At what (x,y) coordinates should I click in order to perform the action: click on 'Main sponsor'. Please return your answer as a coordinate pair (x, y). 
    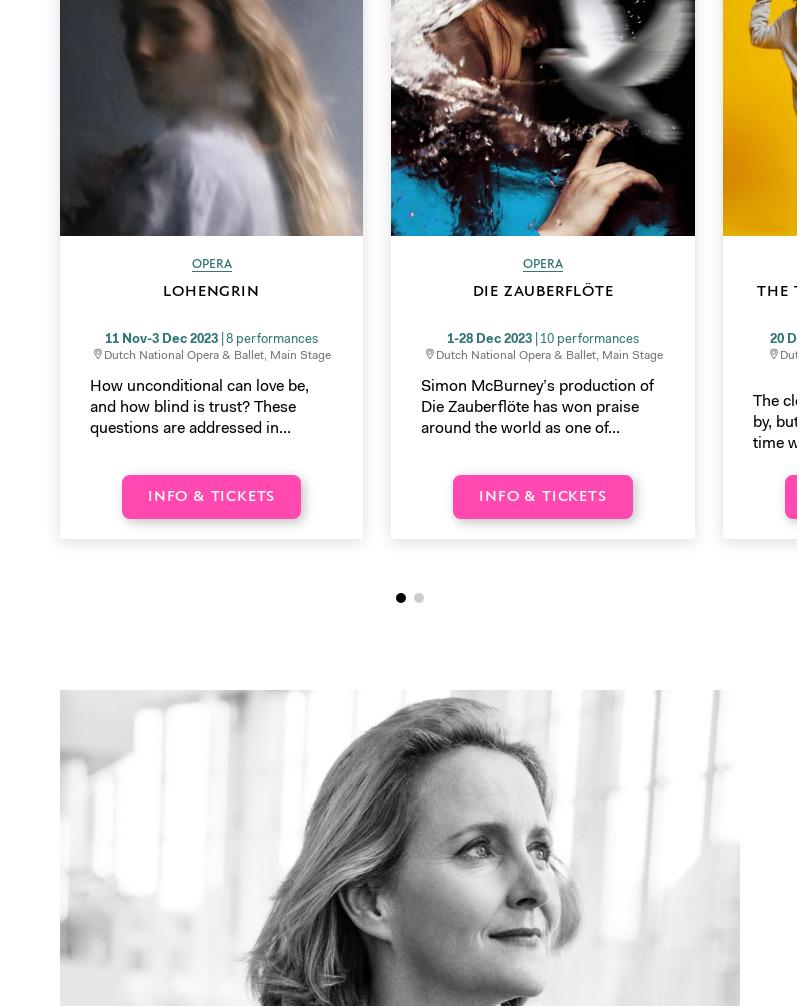
    Looking at the image, I should click on (537, 956).